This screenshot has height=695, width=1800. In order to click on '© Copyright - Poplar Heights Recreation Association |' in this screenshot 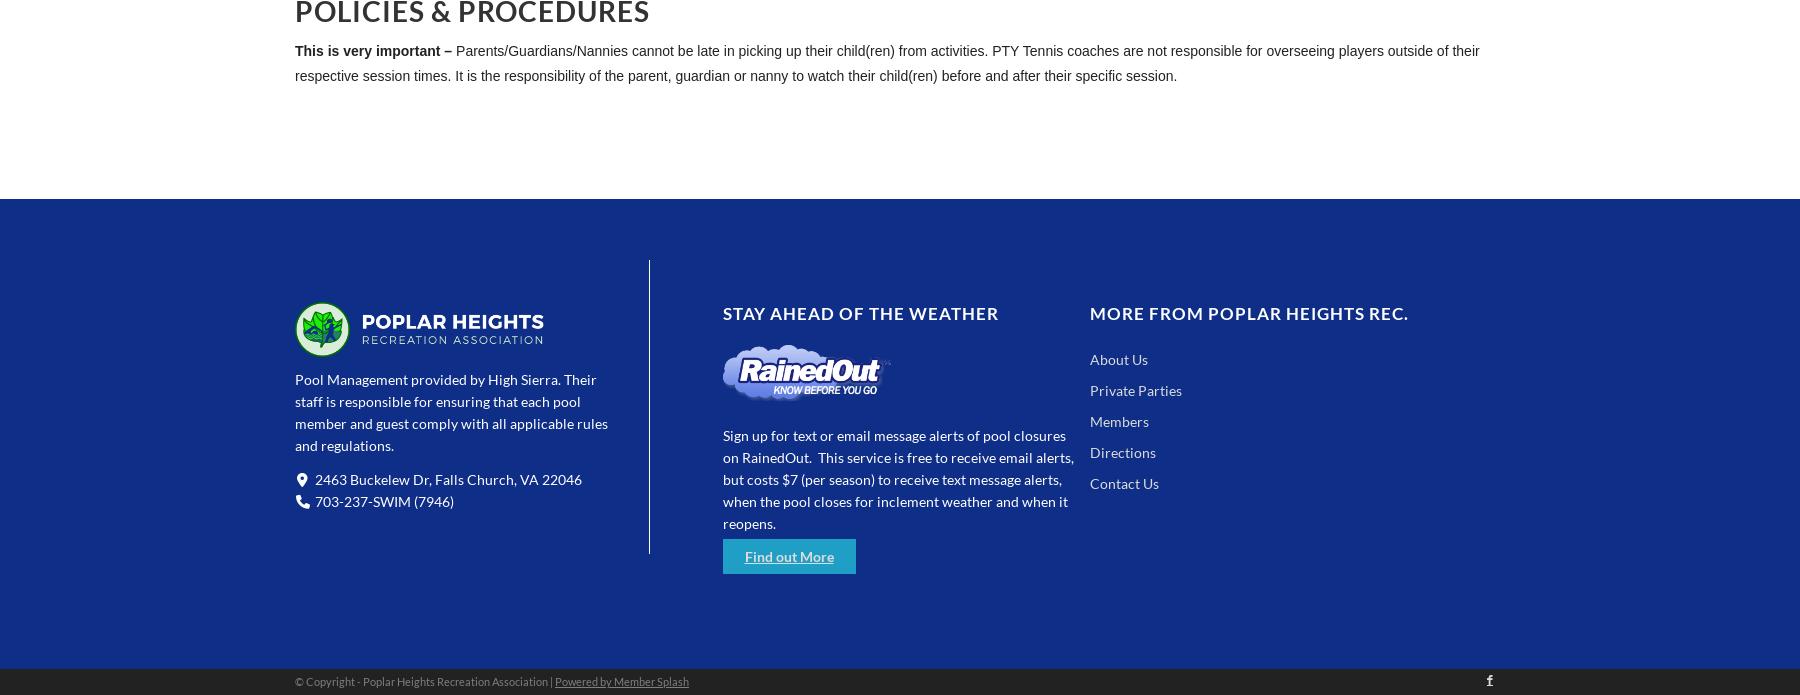, I will do `click(424, 680)`.